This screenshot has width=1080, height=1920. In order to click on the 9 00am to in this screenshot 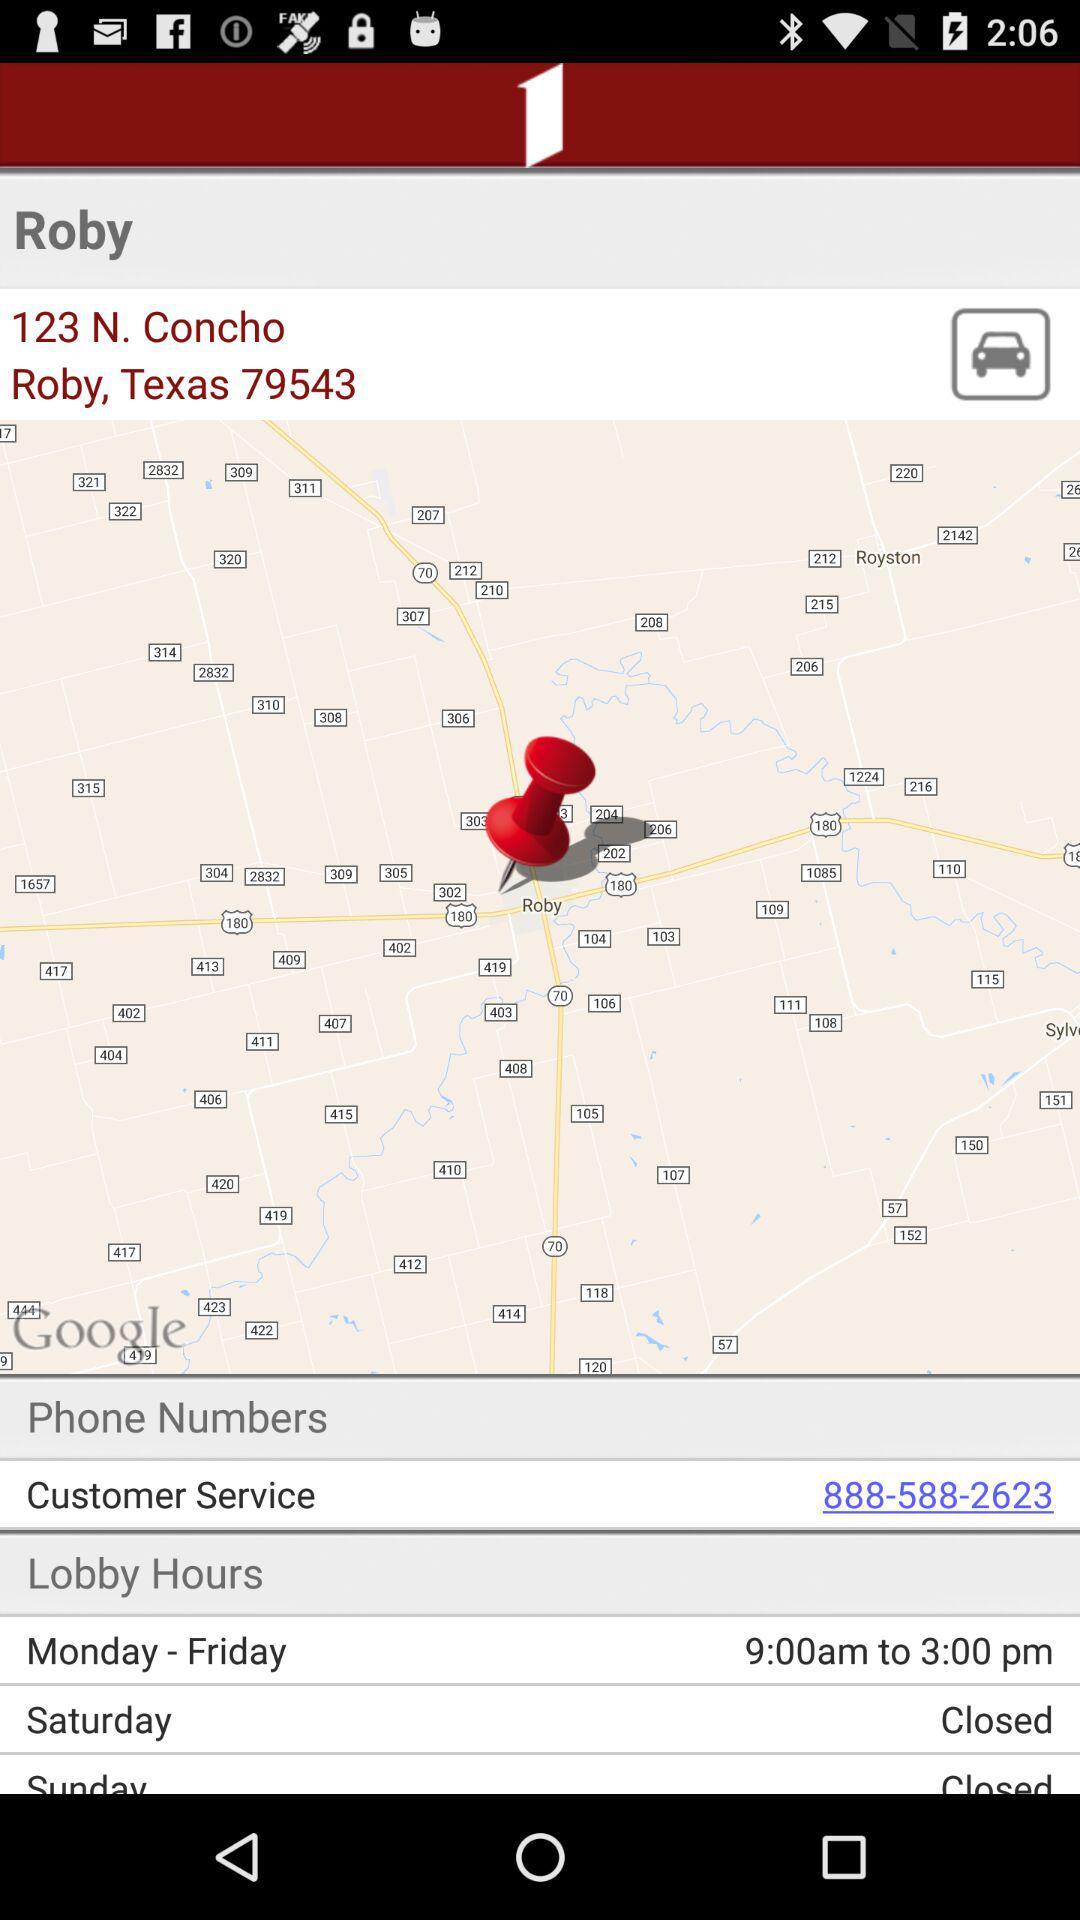, I will do `click(783, 1650)`.